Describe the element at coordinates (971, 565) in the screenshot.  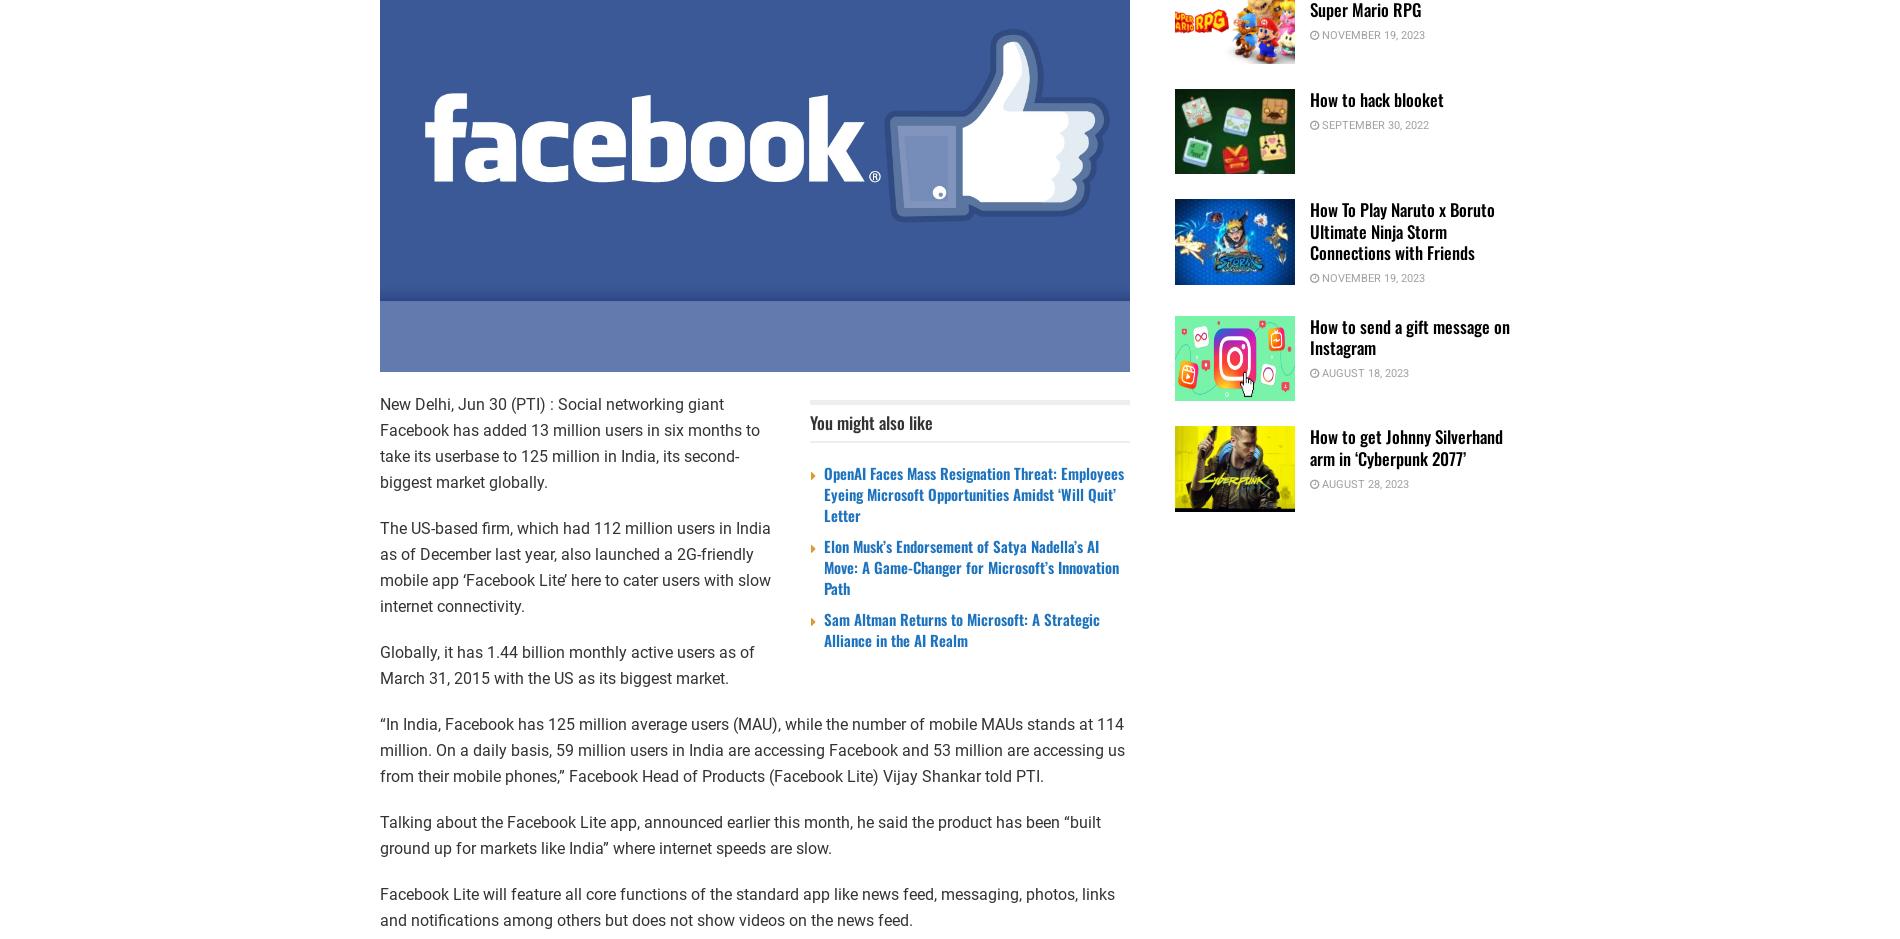
I see `'Elon Musk’s Endorsement of Satya Nadella’s AI Move: A Game-Changer for Microsoft’s Innovation Path'` at that location.